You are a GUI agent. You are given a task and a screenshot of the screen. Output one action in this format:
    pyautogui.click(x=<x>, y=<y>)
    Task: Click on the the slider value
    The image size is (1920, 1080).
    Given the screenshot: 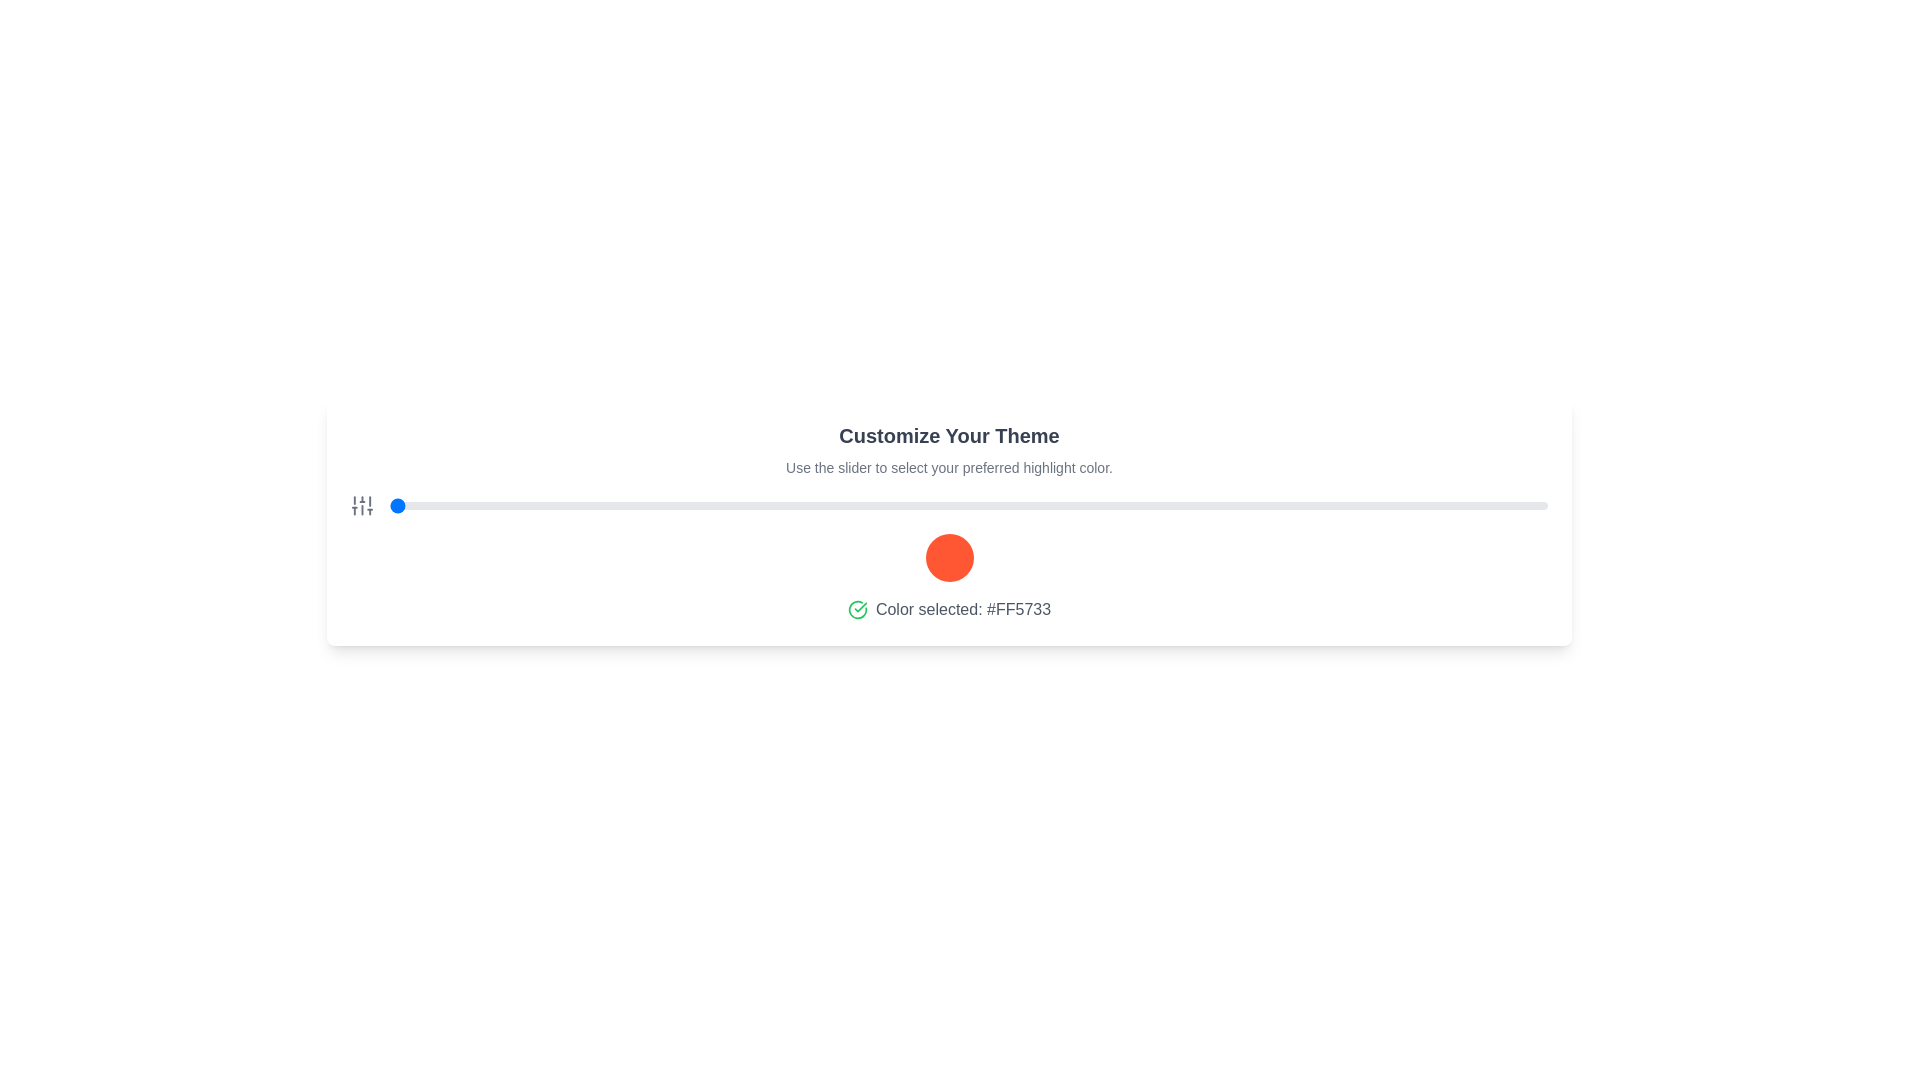 What is the action you would take?
    pyautogui.click(x=450, y=504)
    